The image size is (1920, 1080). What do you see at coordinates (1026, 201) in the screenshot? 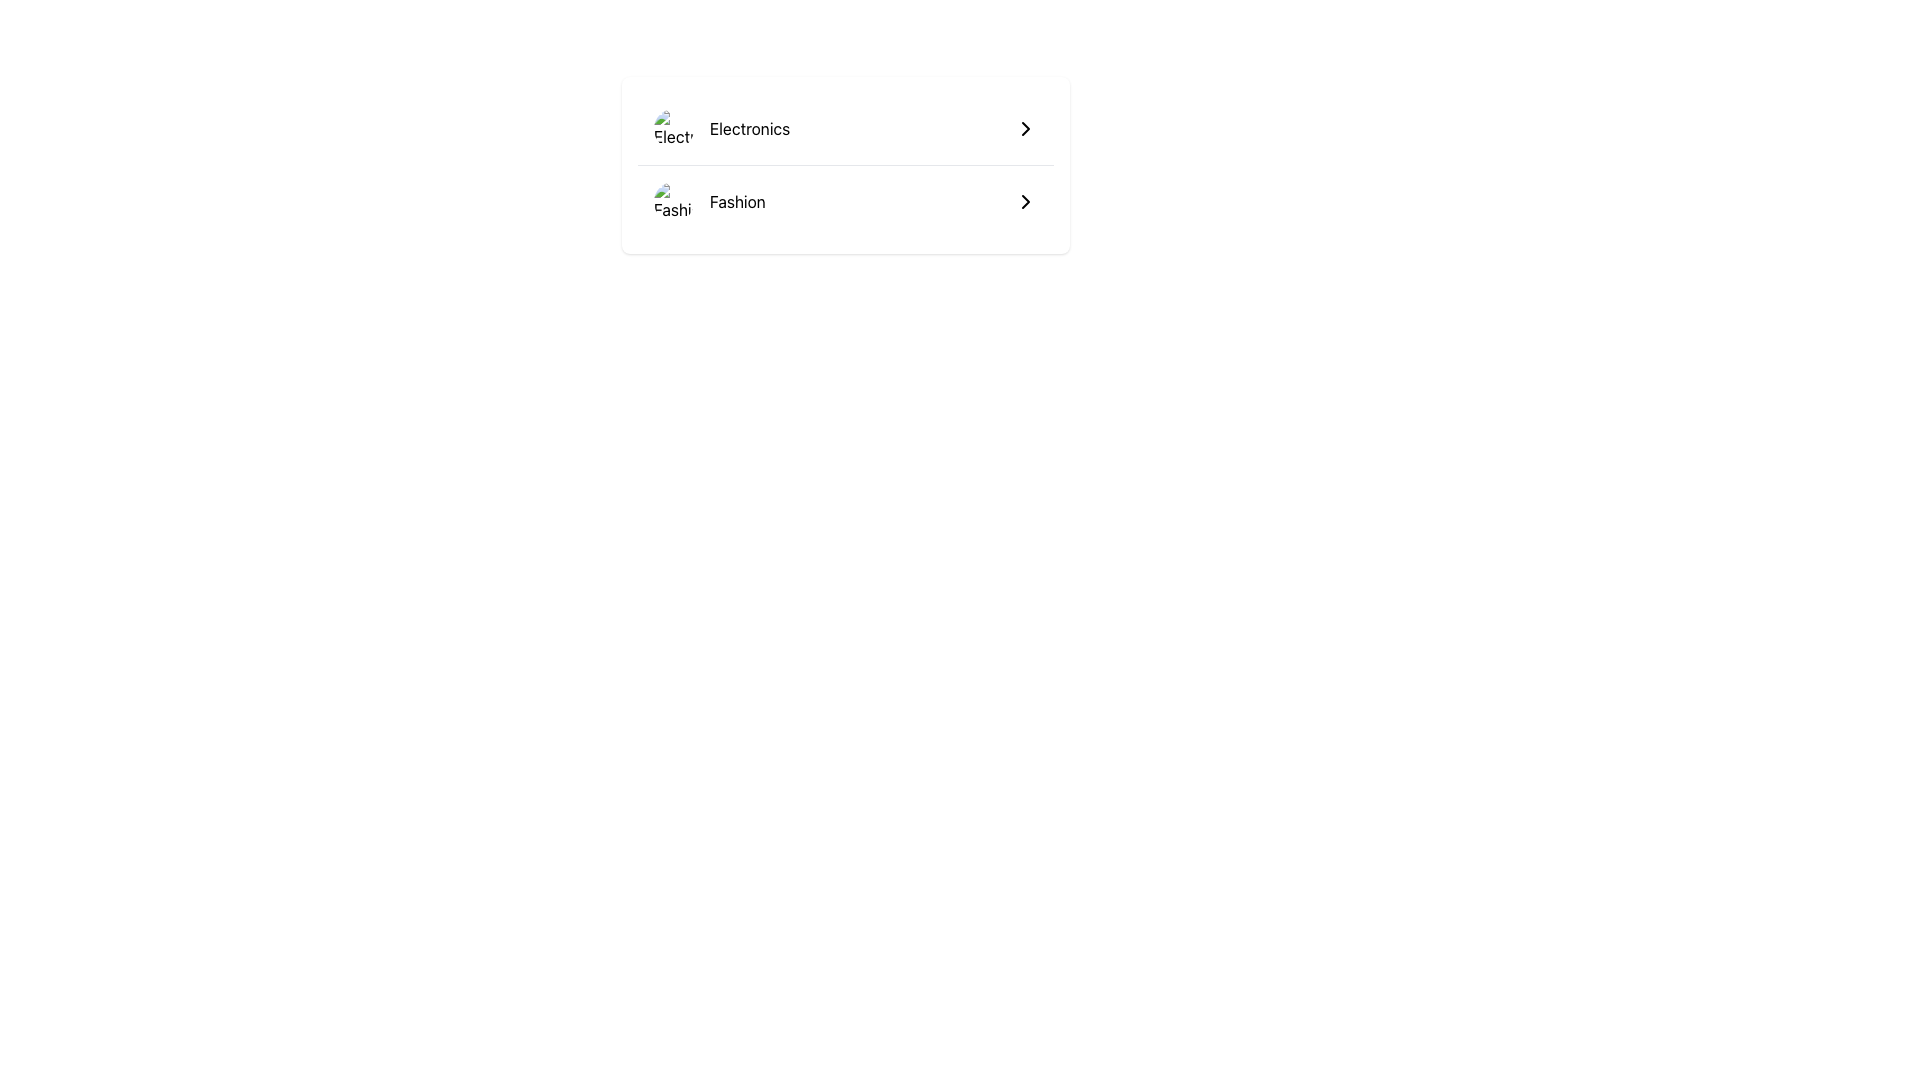
I see `the Chevron right navigation icon located at the far-right end of the 'Fashion' row in the vertical menu list` at bounding box center [1026, 201].